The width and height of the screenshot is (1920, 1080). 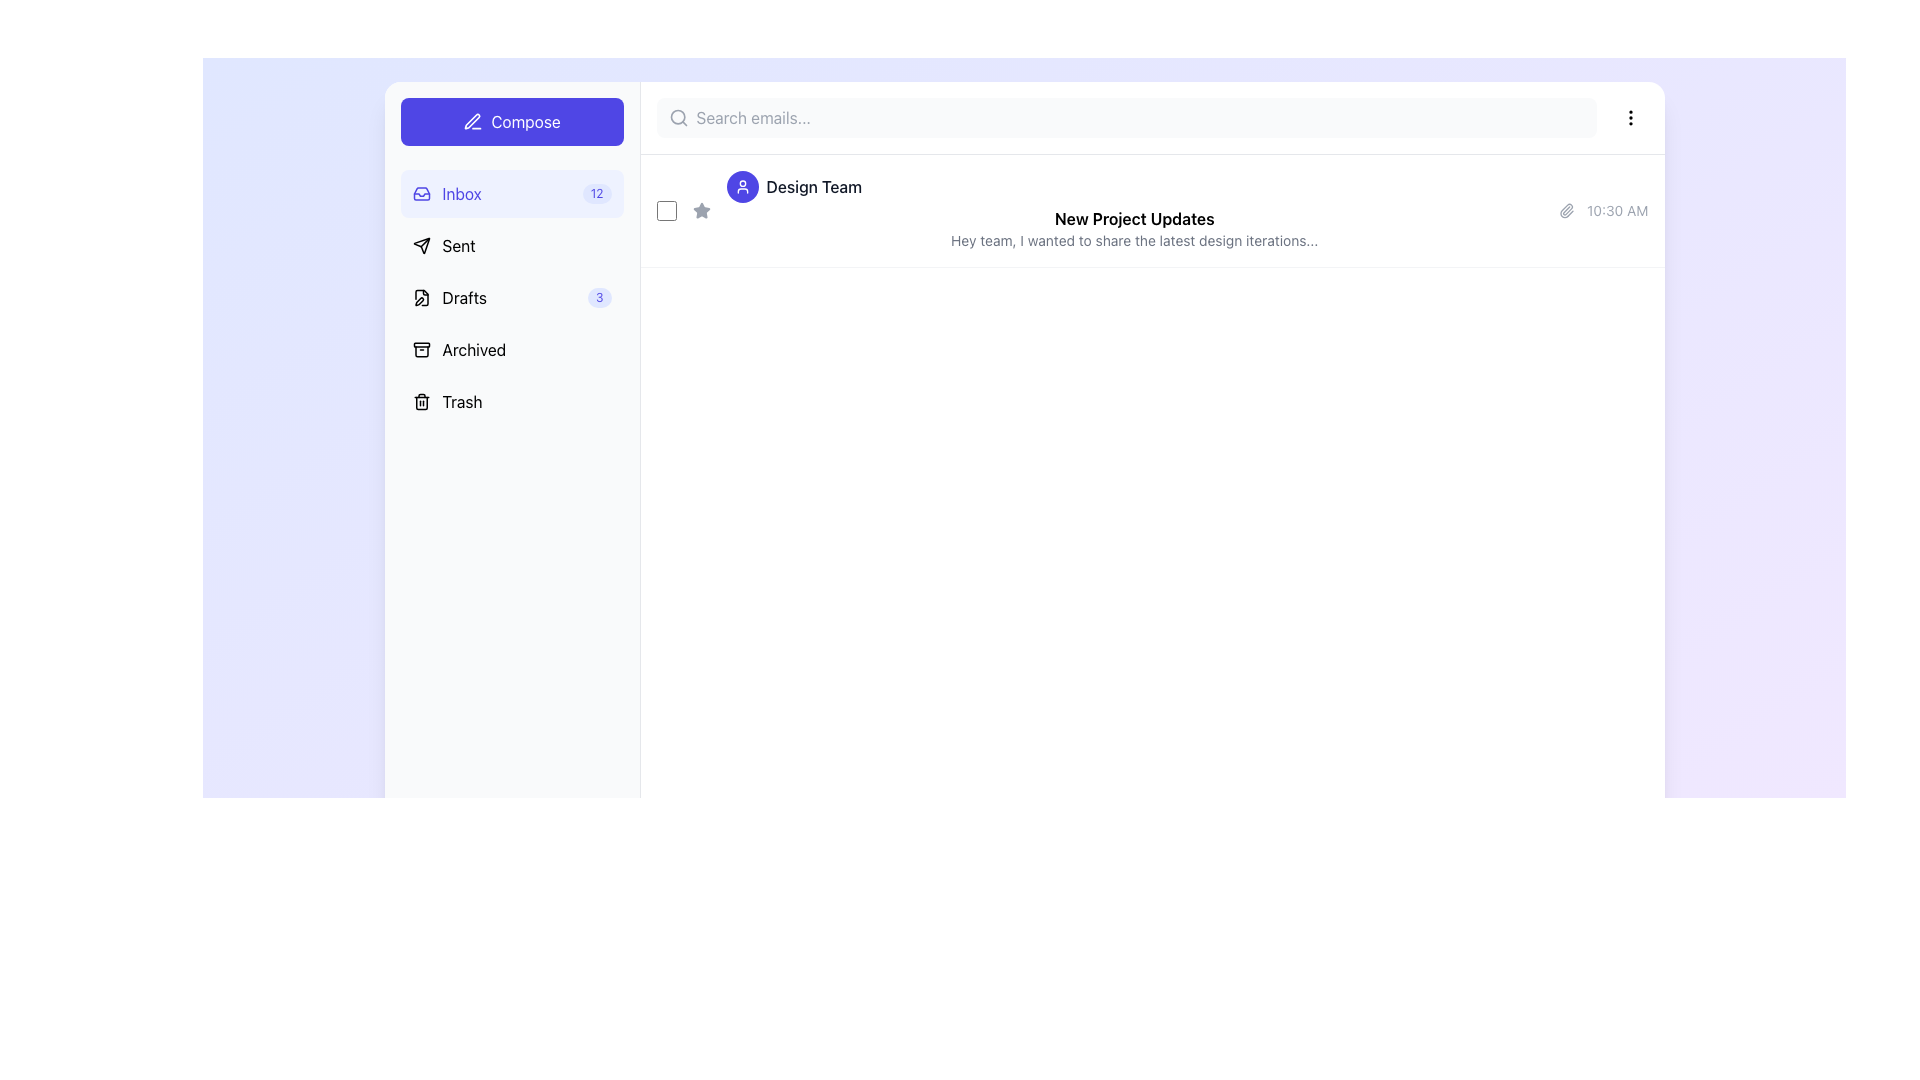 What do you see at coordinates (678, 118) in the screenshot?
I see `the search icon located at the left side of the search input field, which indicates the functionality for inputting queries` at bounding box center [678, 118].